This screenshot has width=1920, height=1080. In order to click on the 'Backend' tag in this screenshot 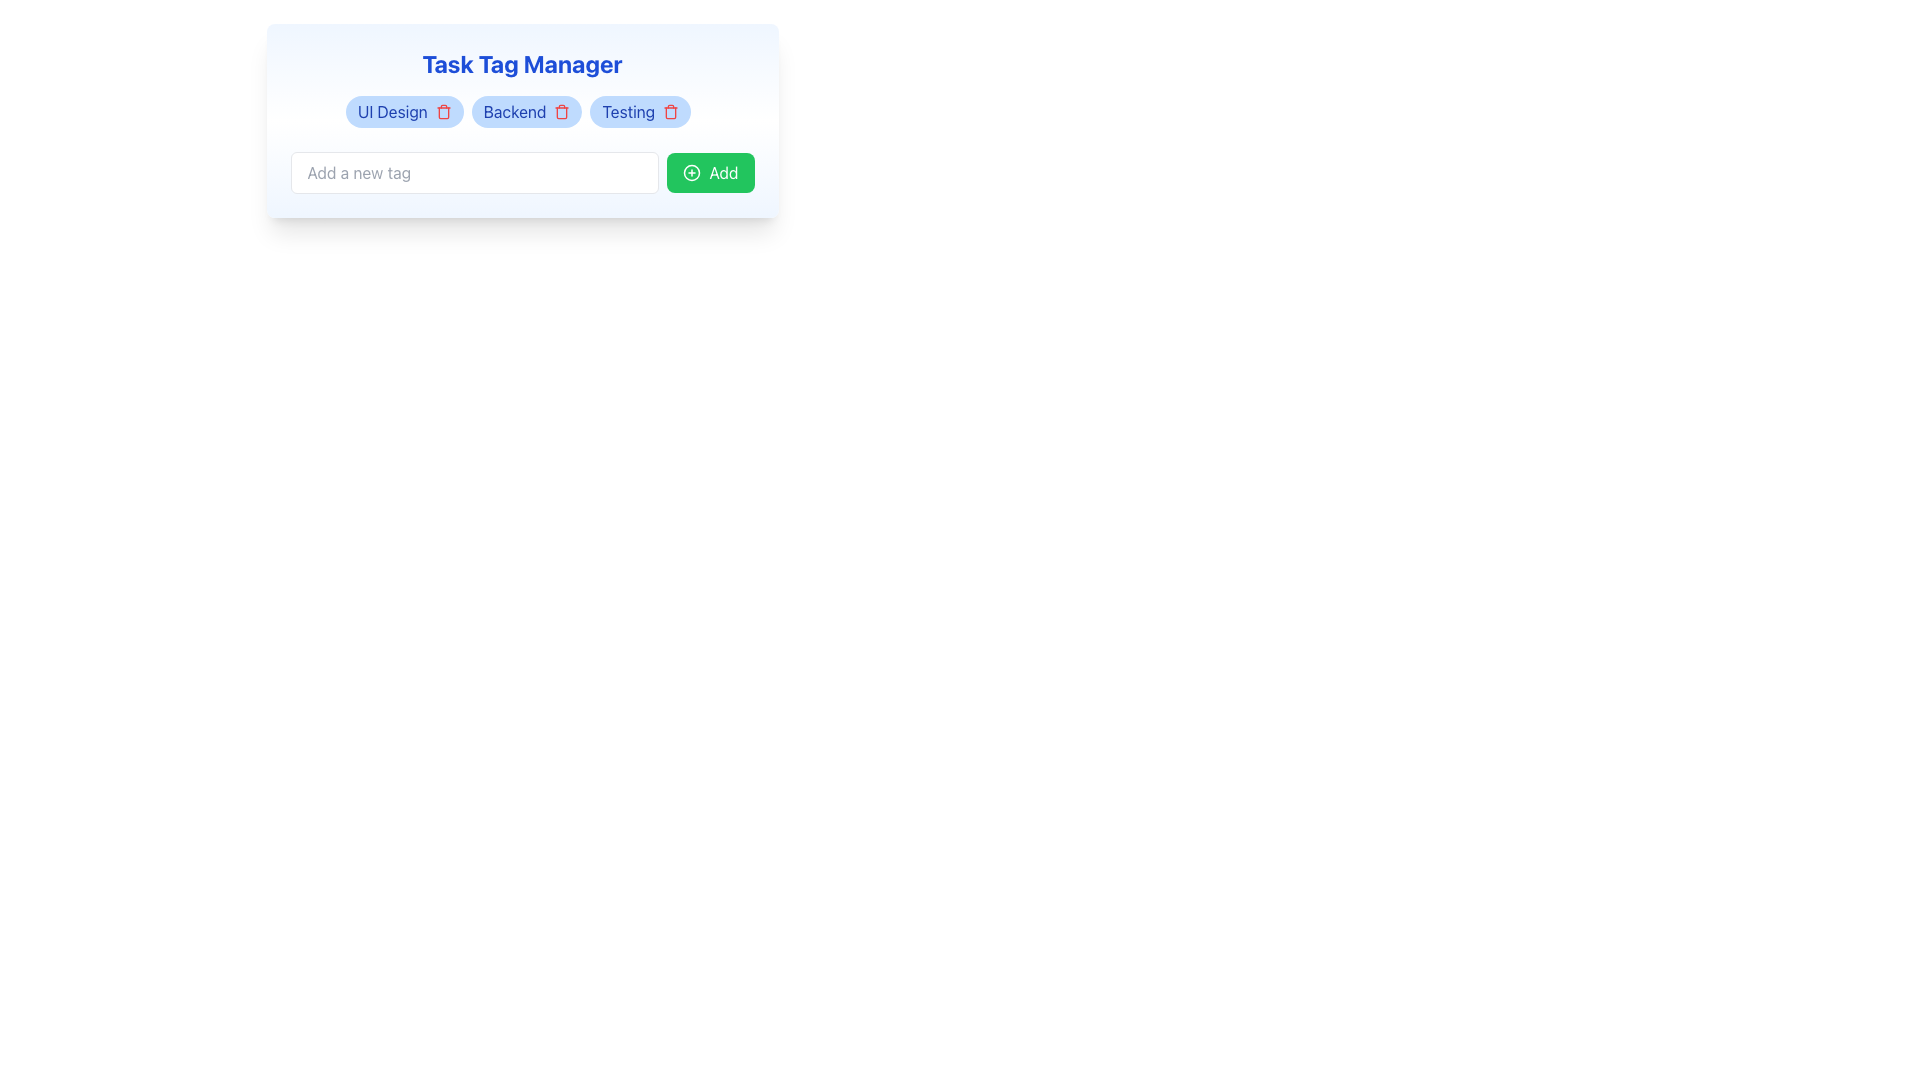, I will do `click(527, 111)`.